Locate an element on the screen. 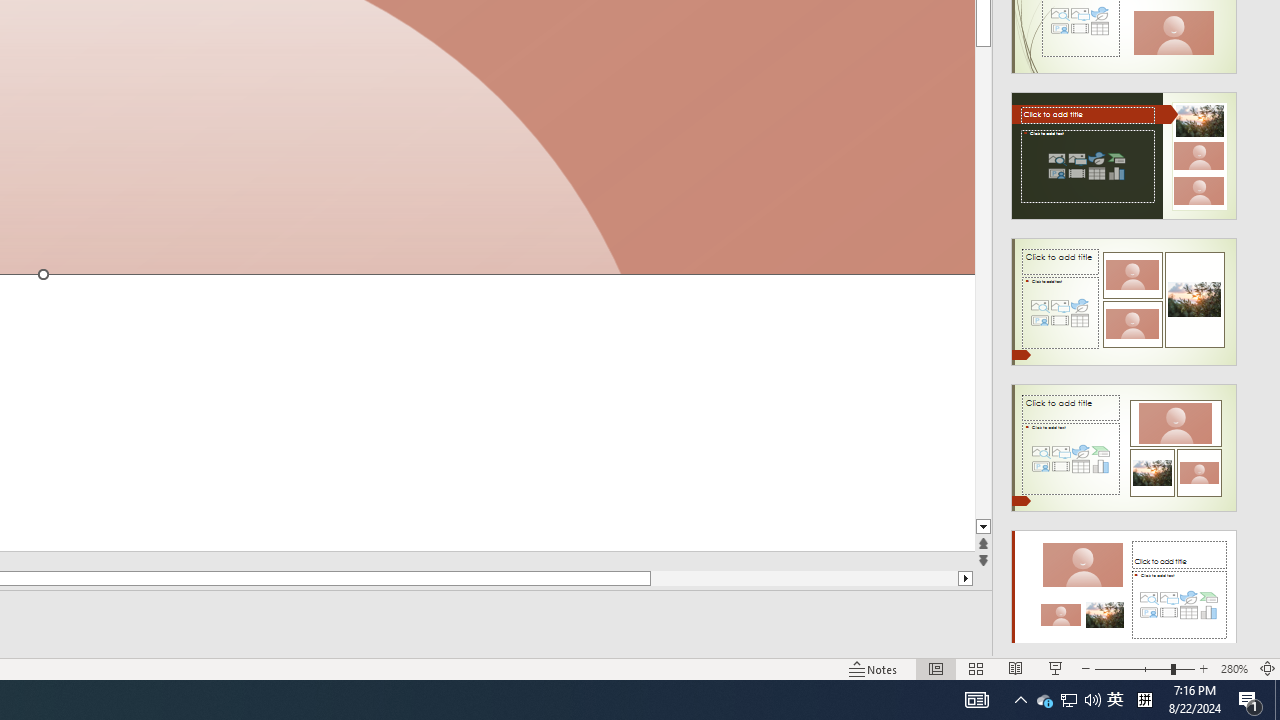 The image size is (1280, 720). 'Notes ' is located at coordinates (874, 669).